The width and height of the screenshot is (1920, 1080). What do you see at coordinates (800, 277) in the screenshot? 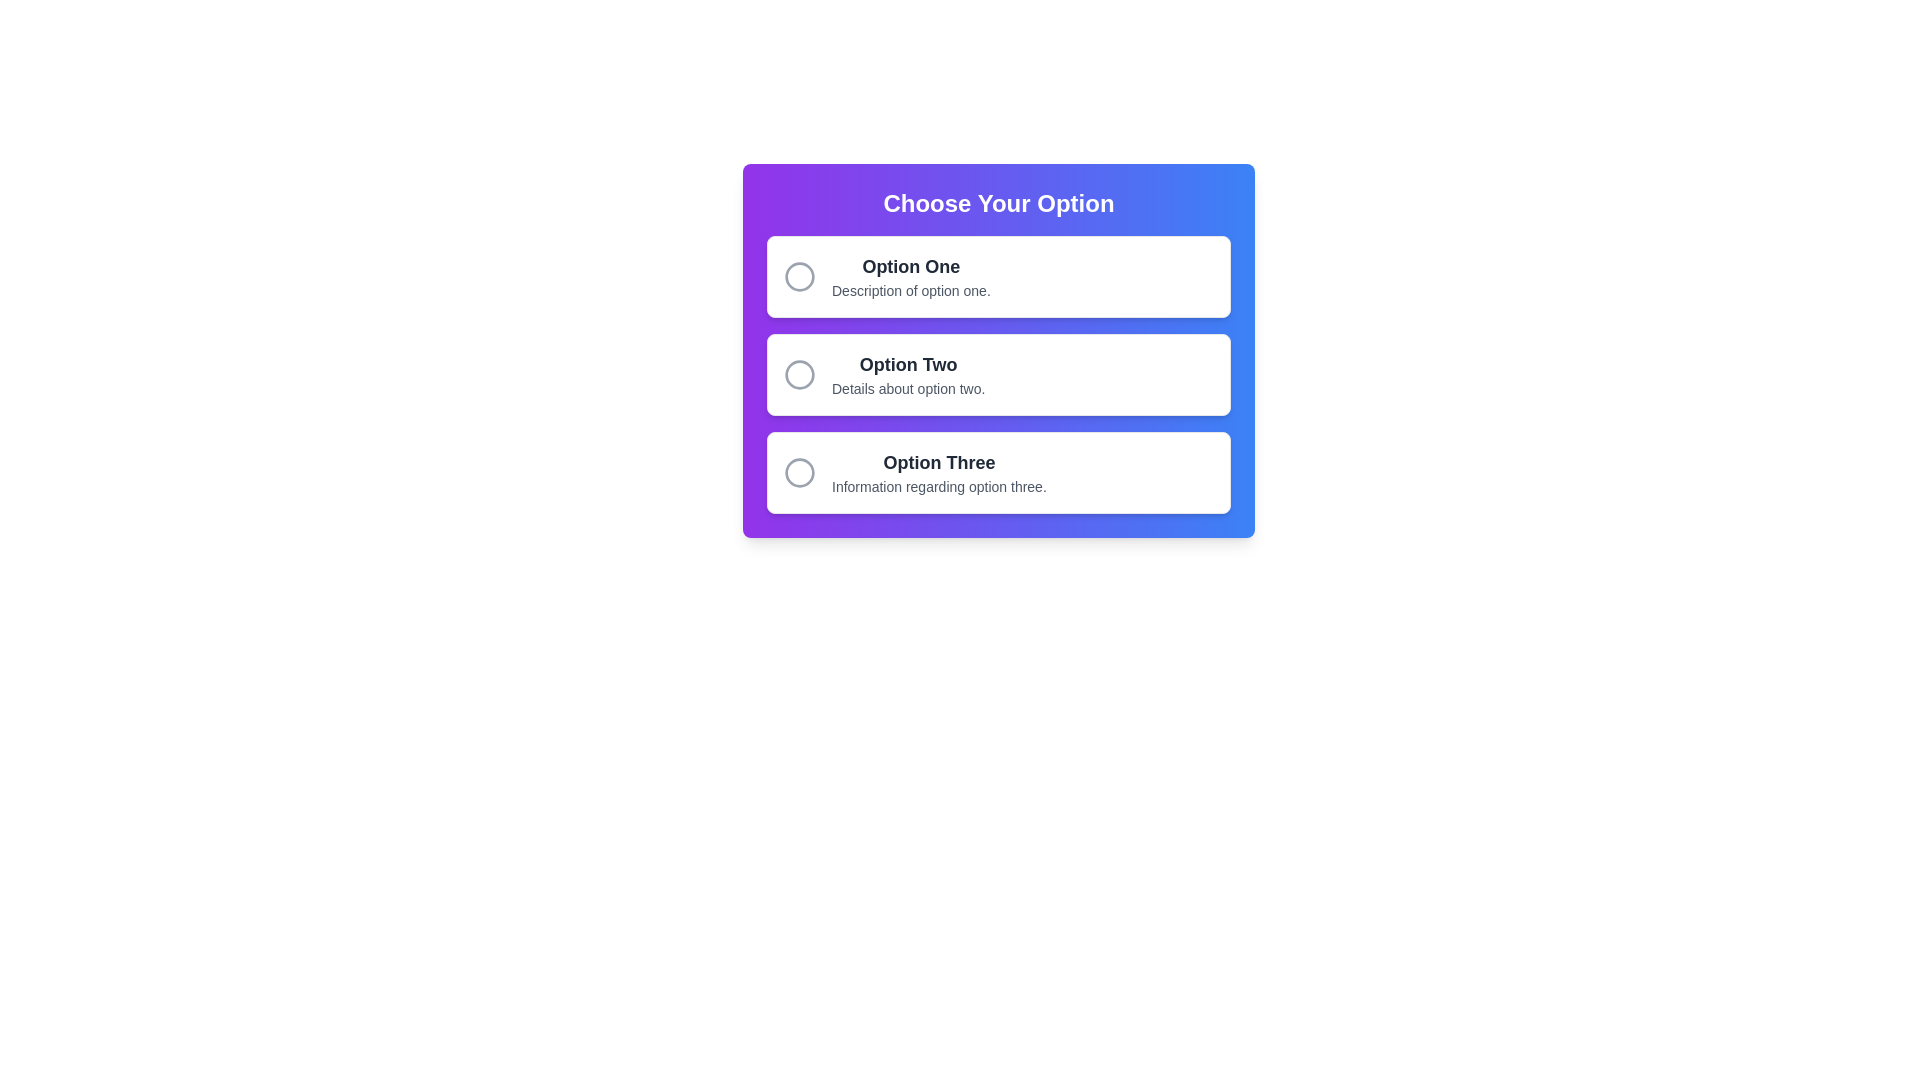
I see `the circular graphical representation that is the innermost part of the selection indicator next to 'Option One'` at bounding box center [800, 277].